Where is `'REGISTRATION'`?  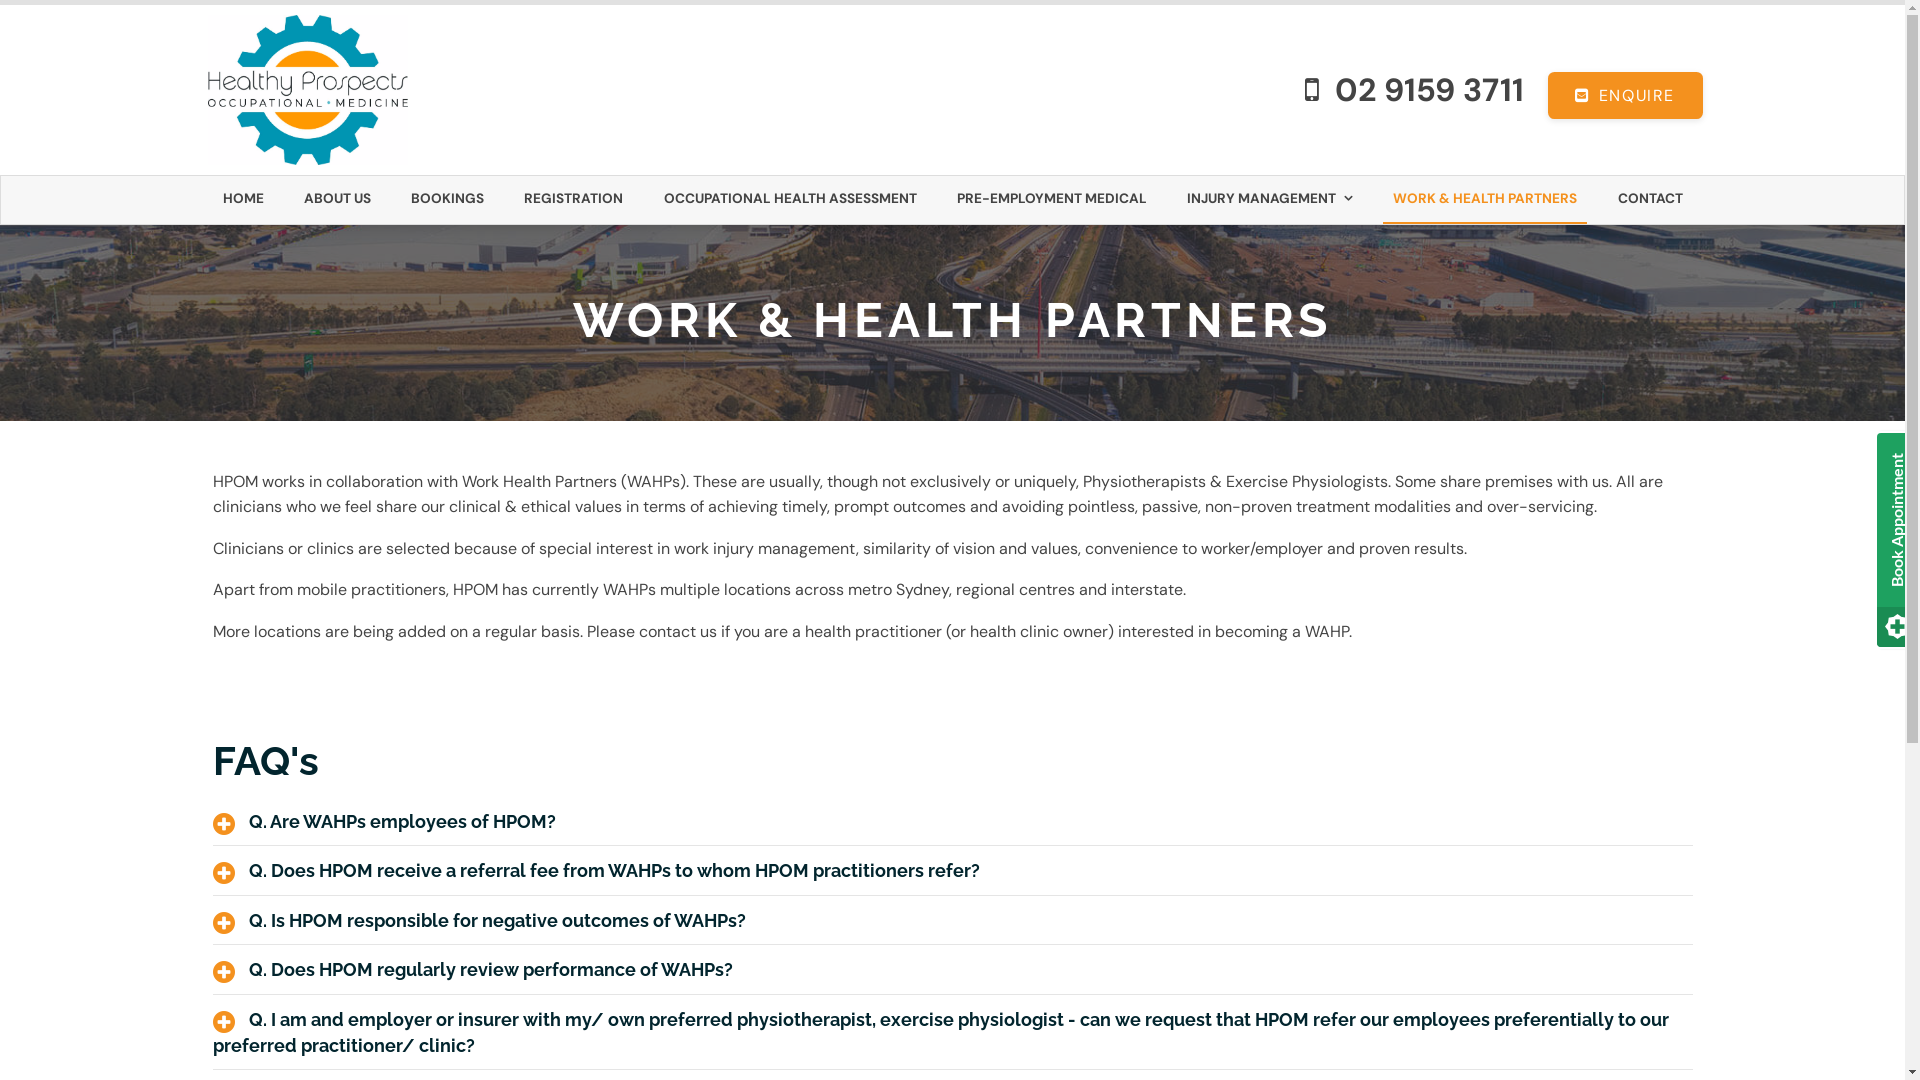 'REGISTRATION' is located at coordinates (572, 200).